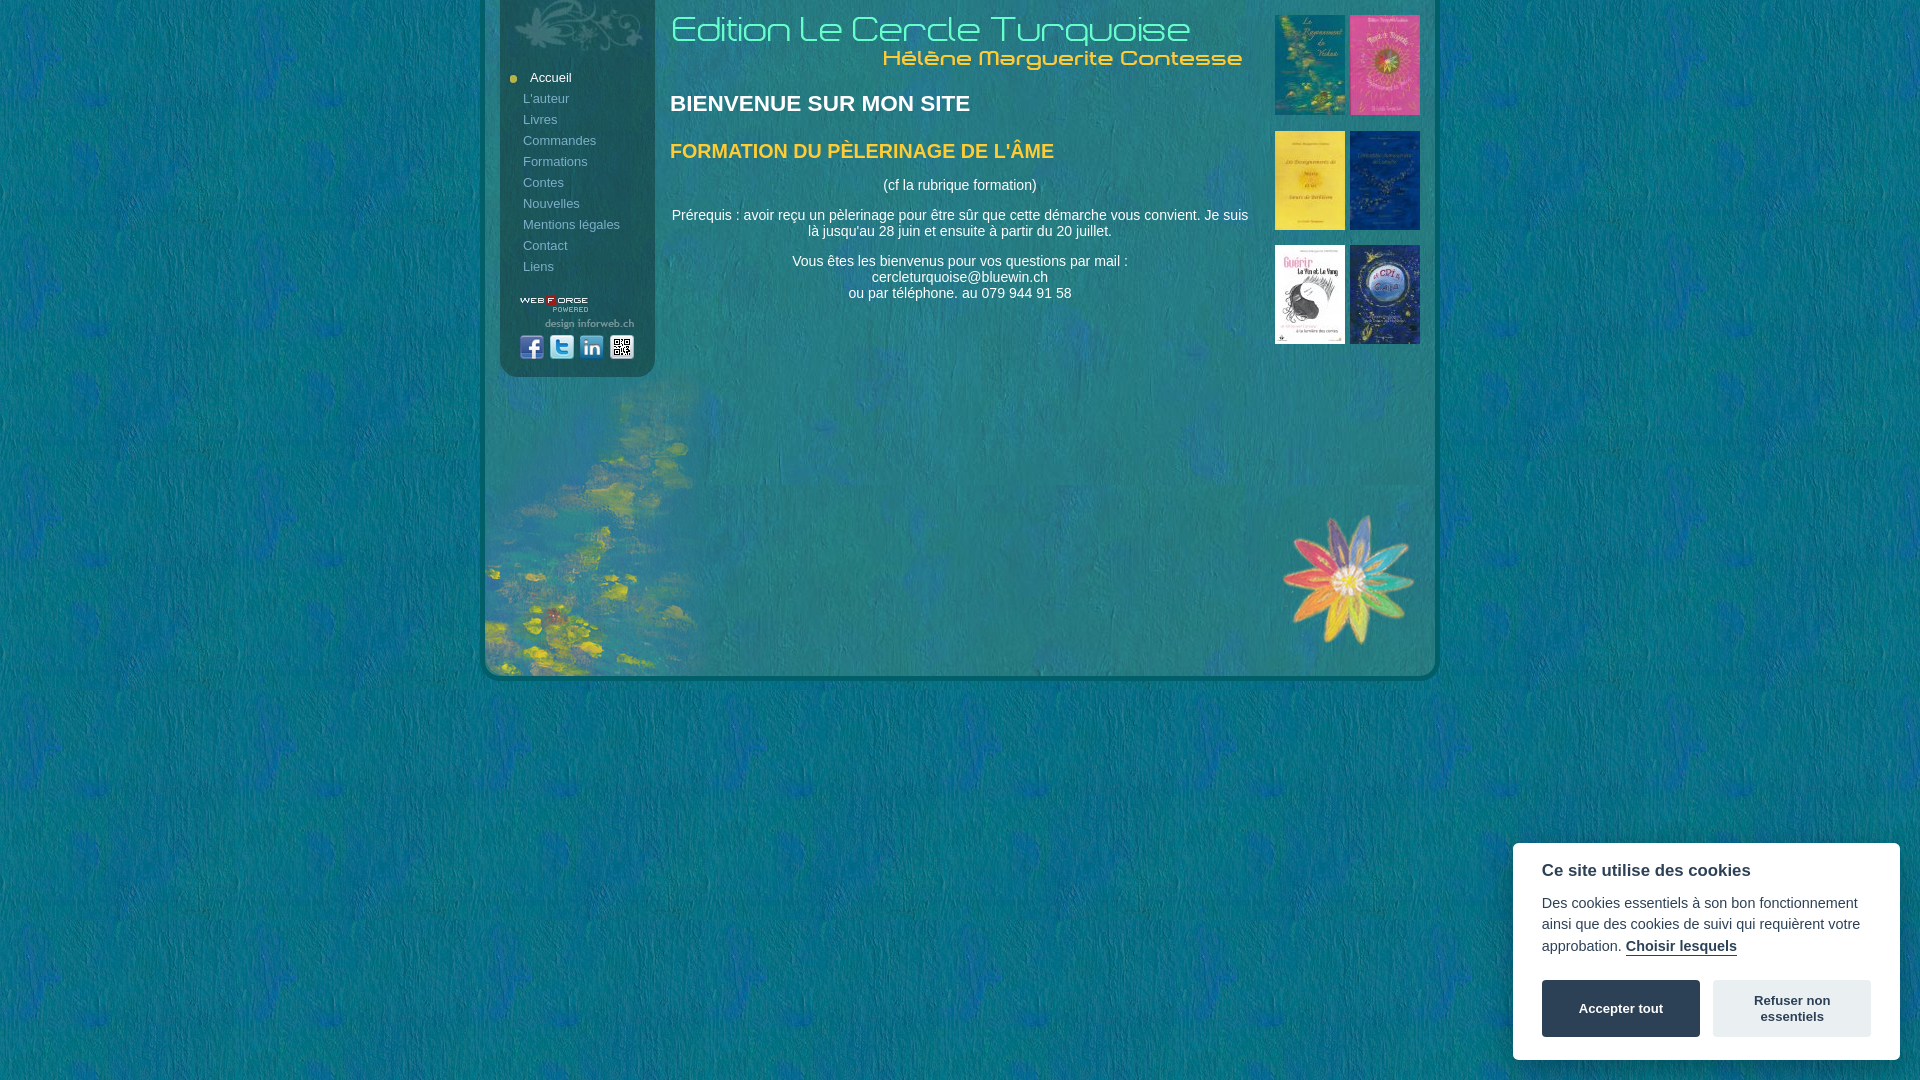 This screenshot has width=1920, height=1080. What do you see at coordinates (578, 265) in the screenshot?
I see `'Liens'` at bounding box center [578, 265].